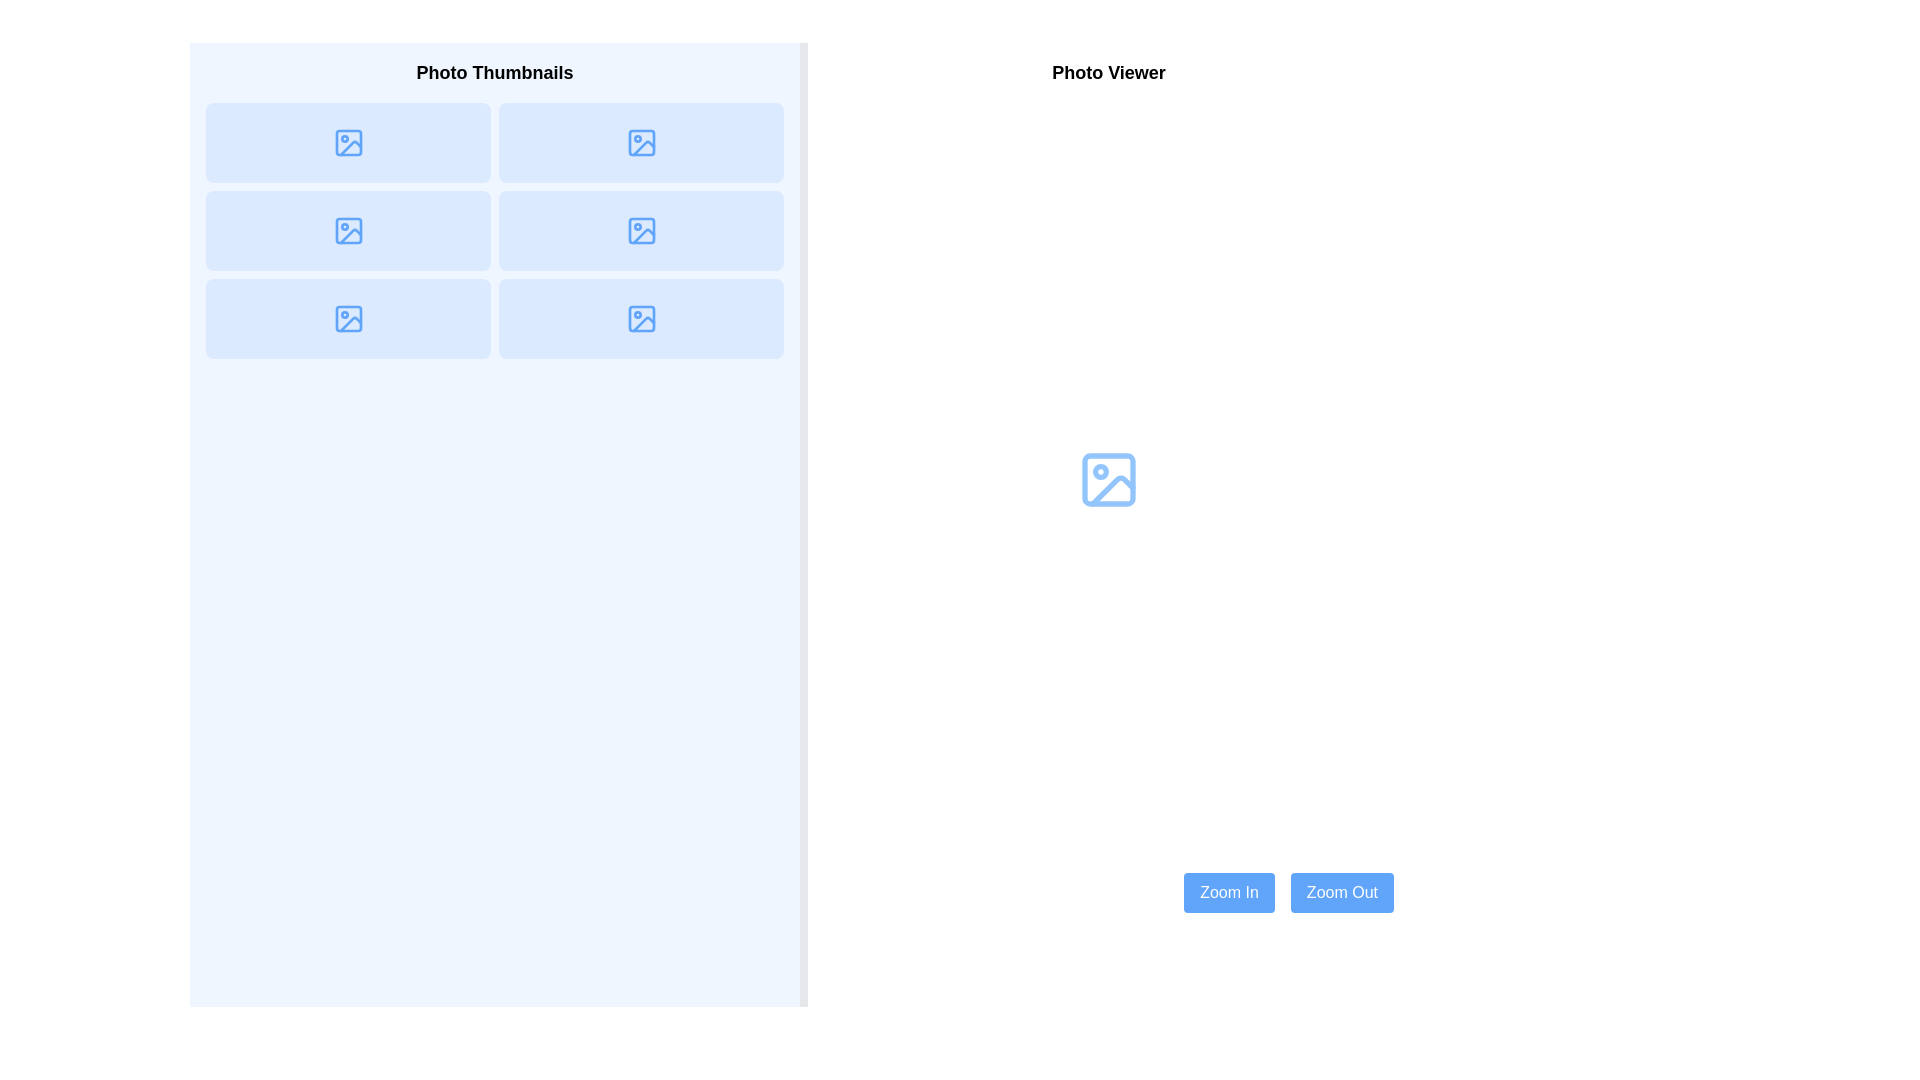 The image size is (1920, 1080). I want to click on the decorative element with rounded corners located within the bottom-right thumbnail of a 2x3 grid layout of photo thumbnails, so click(641, 318).